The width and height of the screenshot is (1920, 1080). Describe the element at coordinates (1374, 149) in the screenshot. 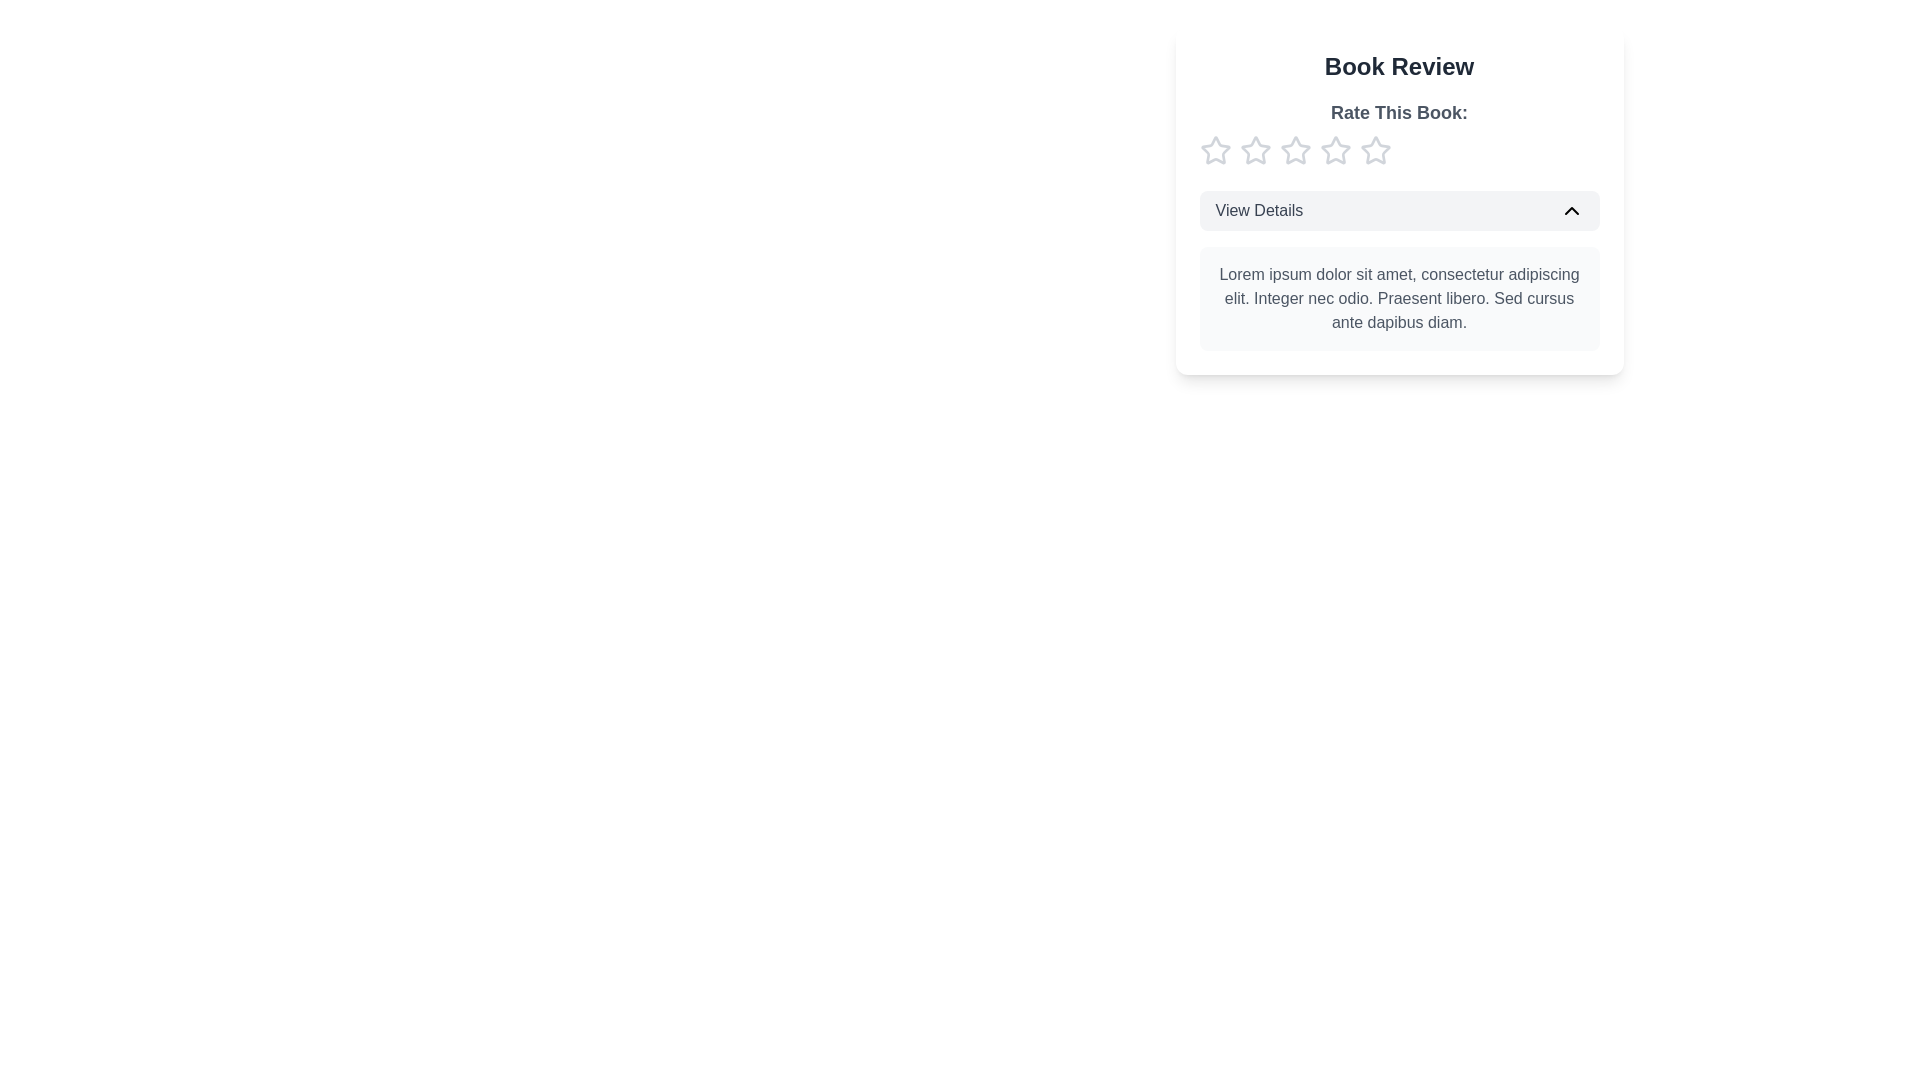

I see `the fourth star in the rating widget within the 'Book Review' interface` at that location.